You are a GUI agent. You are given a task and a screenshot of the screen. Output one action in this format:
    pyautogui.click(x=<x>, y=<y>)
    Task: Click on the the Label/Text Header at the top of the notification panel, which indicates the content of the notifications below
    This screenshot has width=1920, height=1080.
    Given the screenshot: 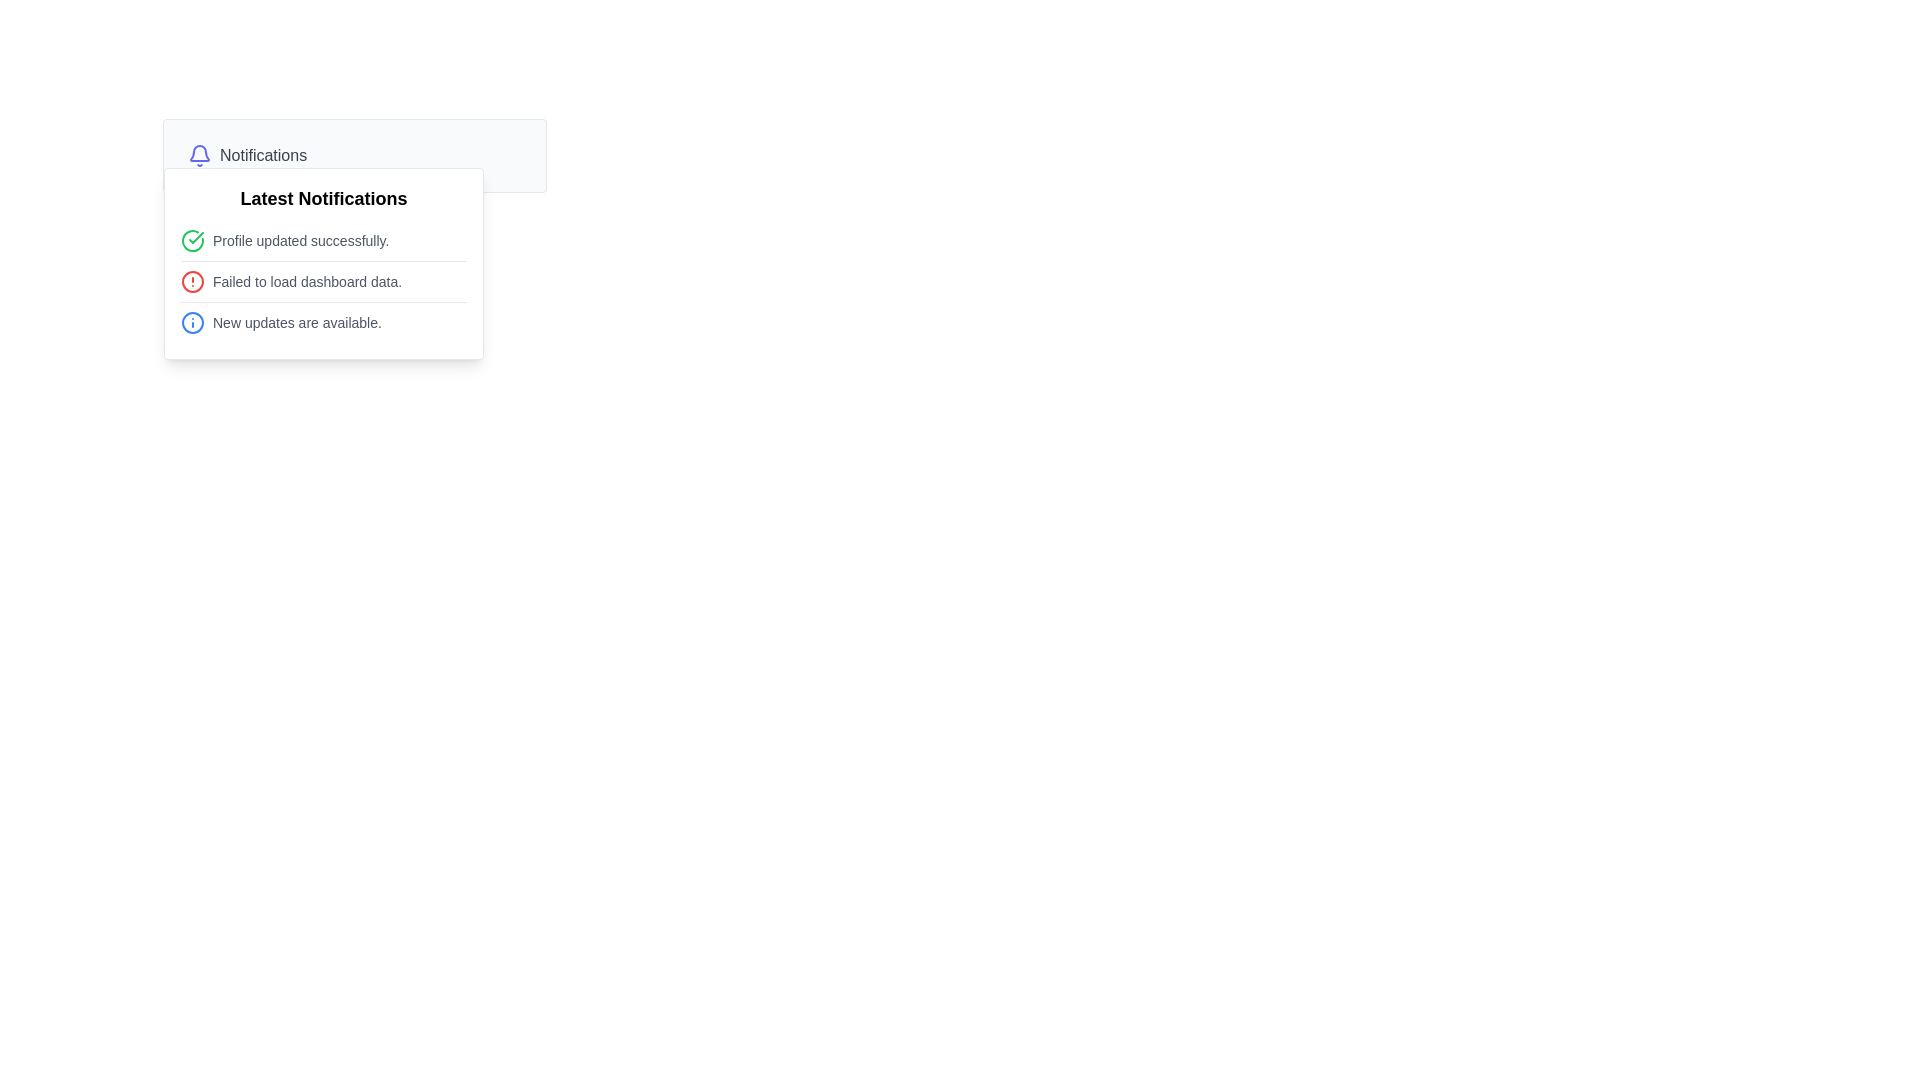 What is the action you would take?
    pyautogui.click(x=324, y=199)
    